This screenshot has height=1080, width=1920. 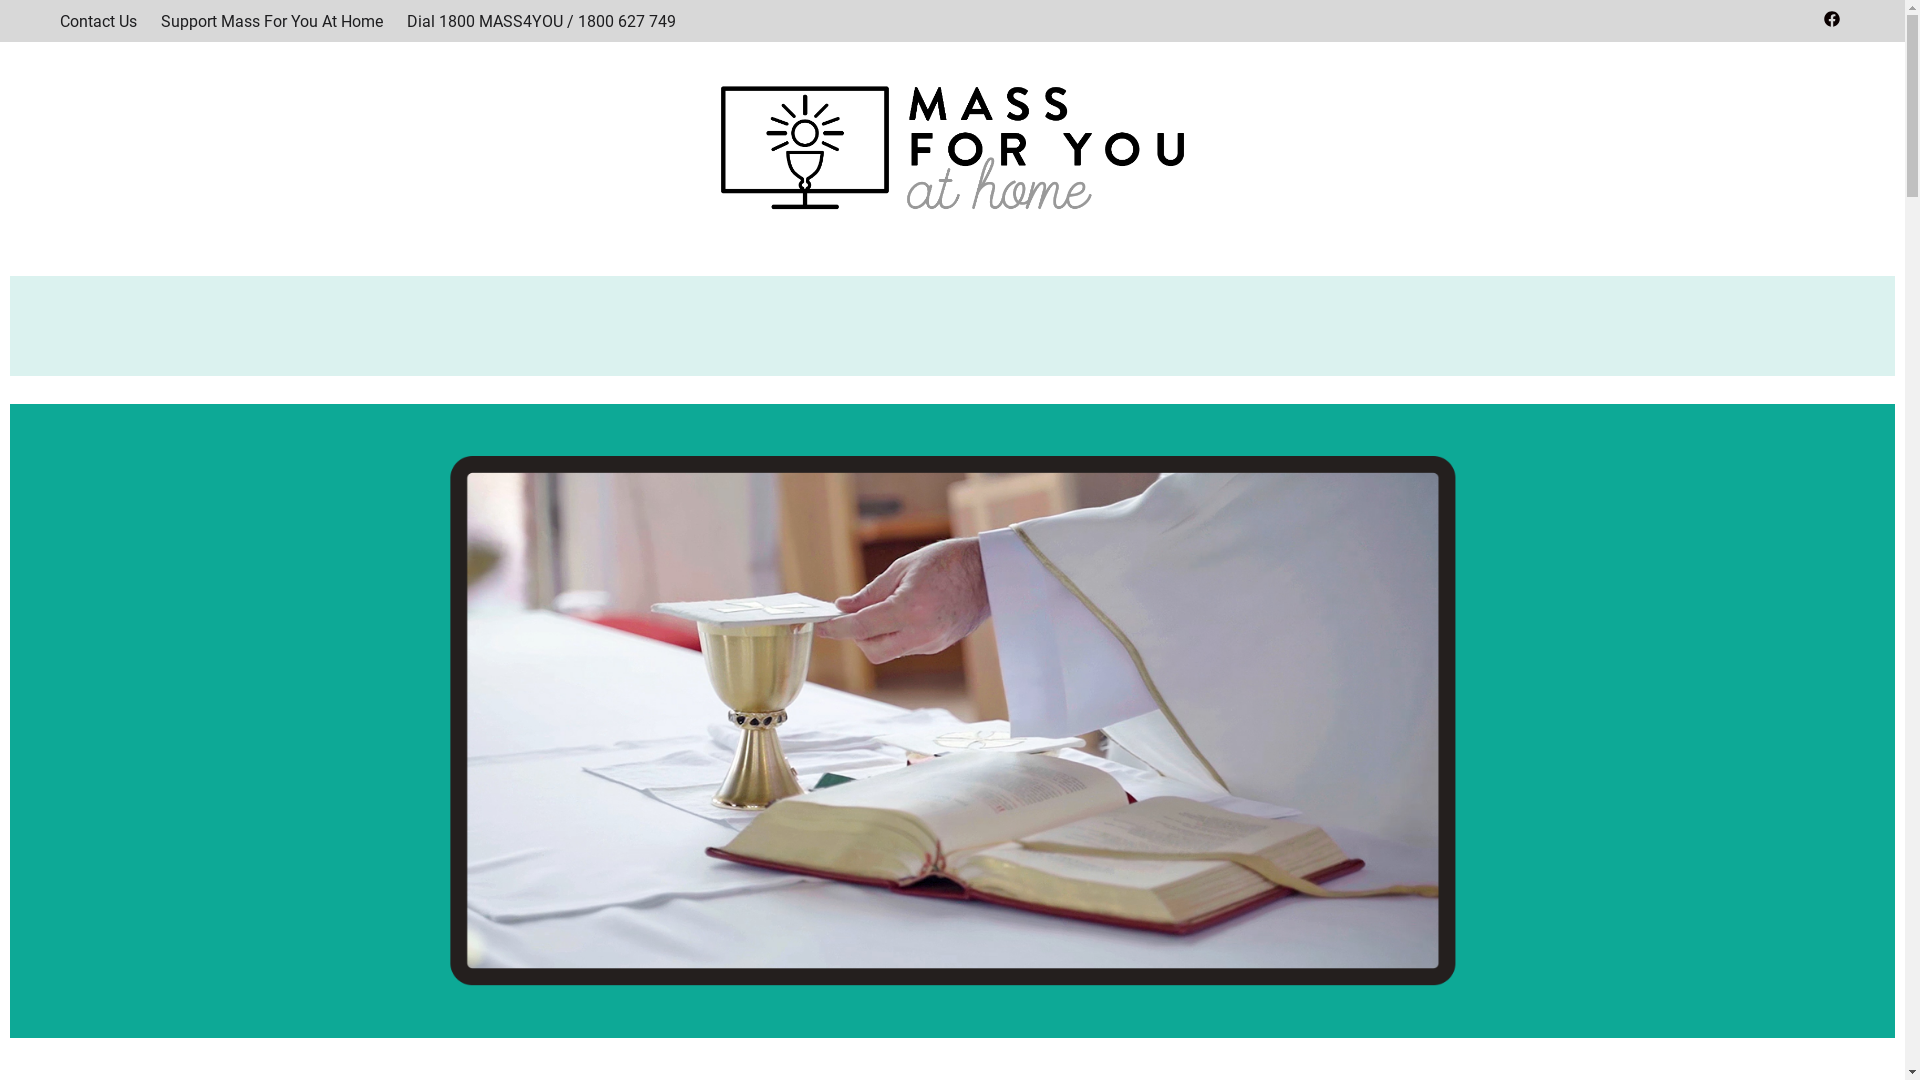 I want to click on 'Contact Us', so click(x=97, y=21).